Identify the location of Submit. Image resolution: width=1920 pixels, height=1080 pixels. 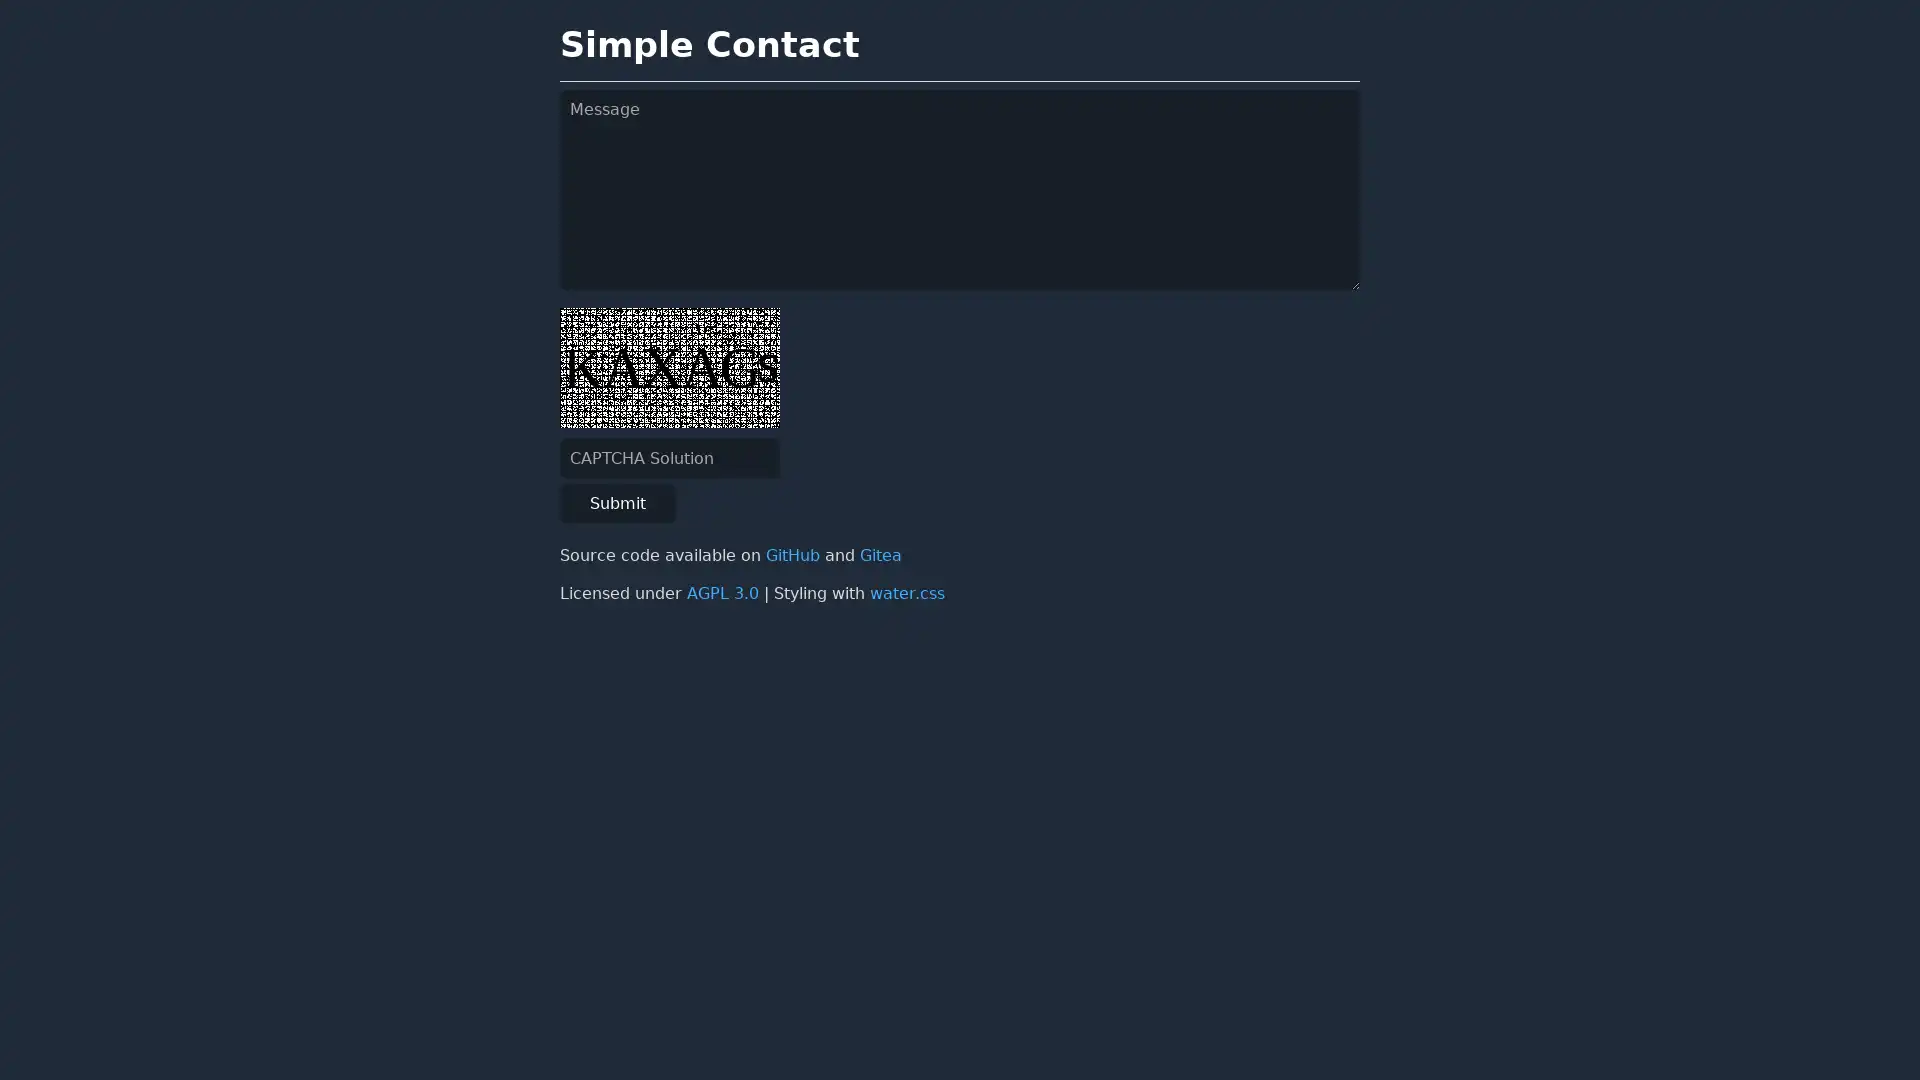
(617, 502).